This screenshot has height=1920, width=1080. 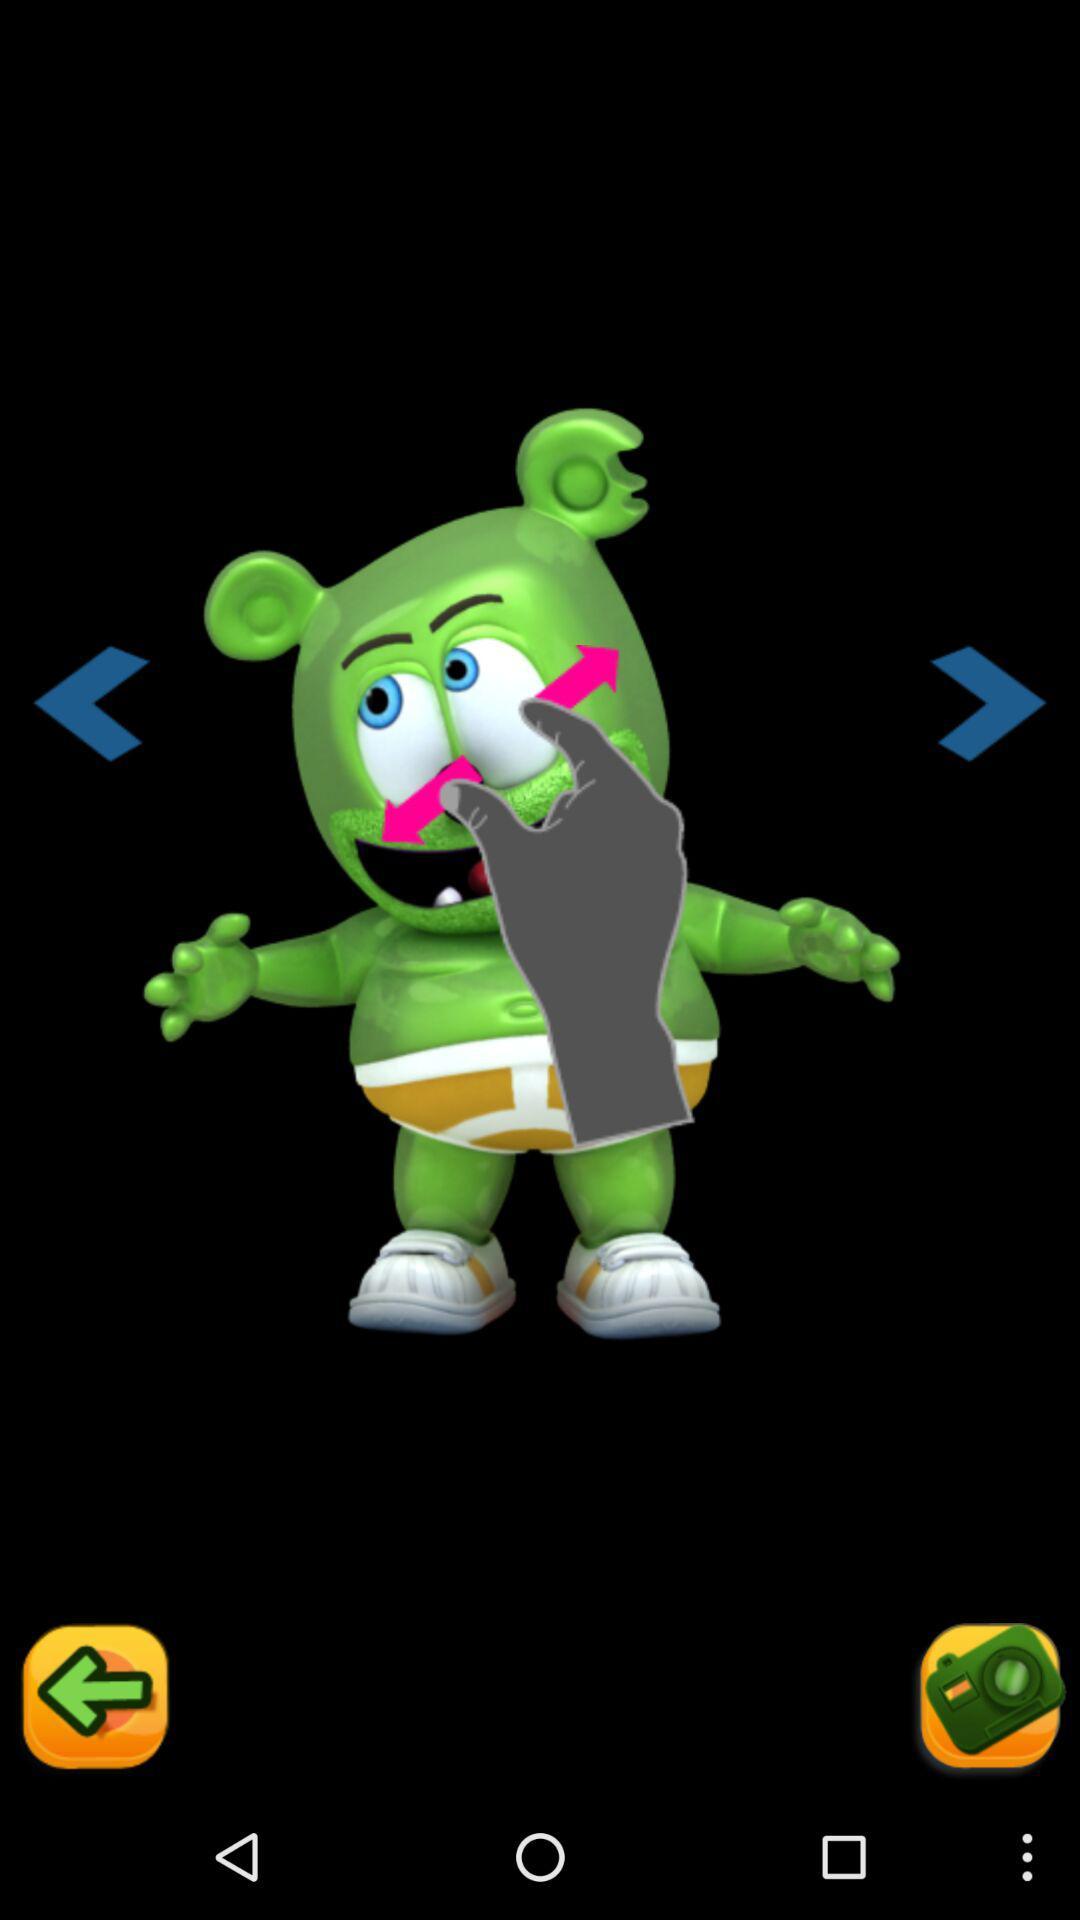 I want to click on the arrow_backward icon, so click(x=90, y=752).